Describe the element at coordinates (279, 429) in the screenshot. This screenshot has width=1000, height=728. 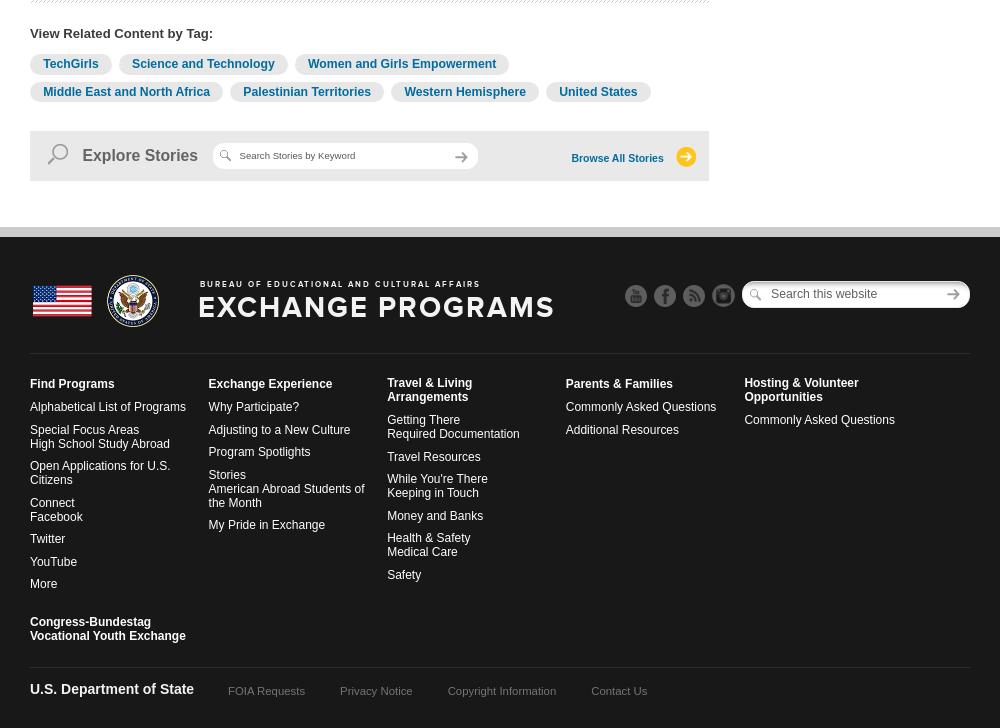
I see `'Adjusting to a New Culture'` at that location.